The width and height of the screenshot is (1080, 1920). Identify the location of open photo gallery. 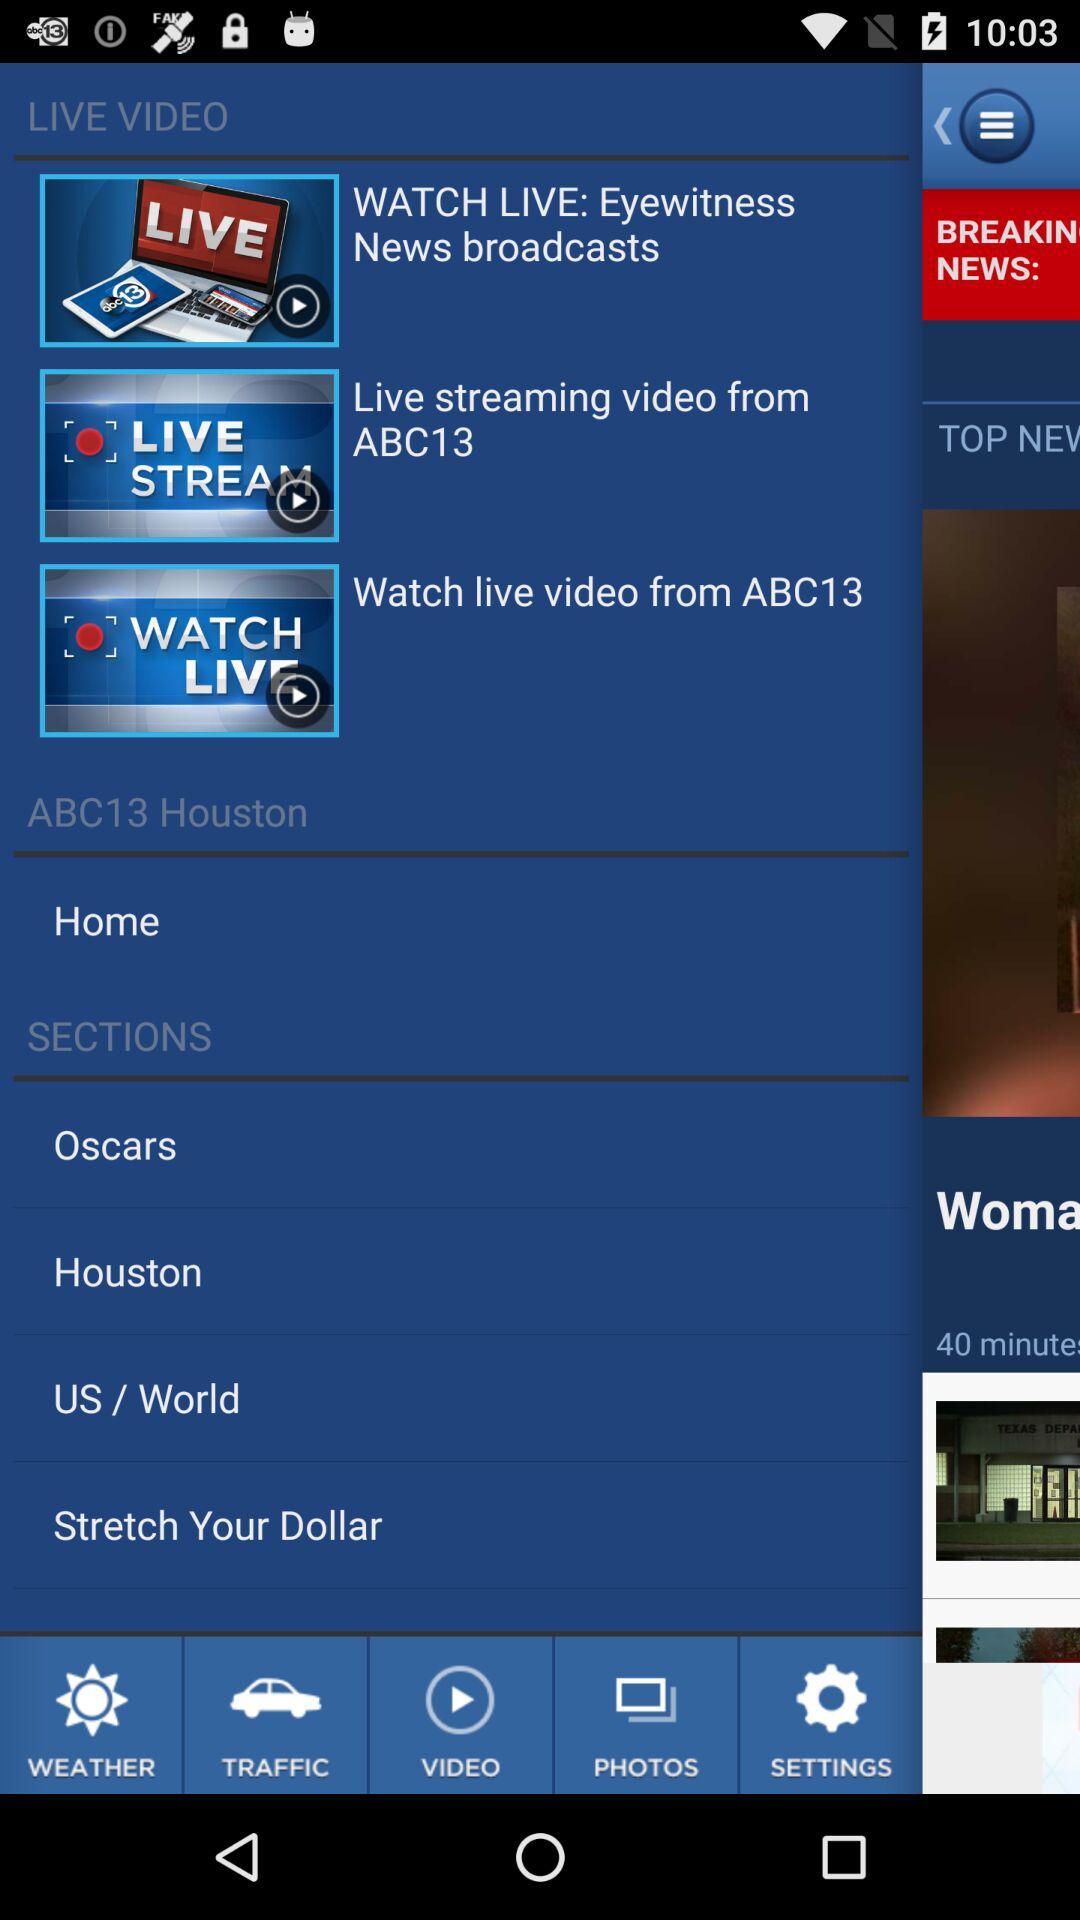
(646, 1714).